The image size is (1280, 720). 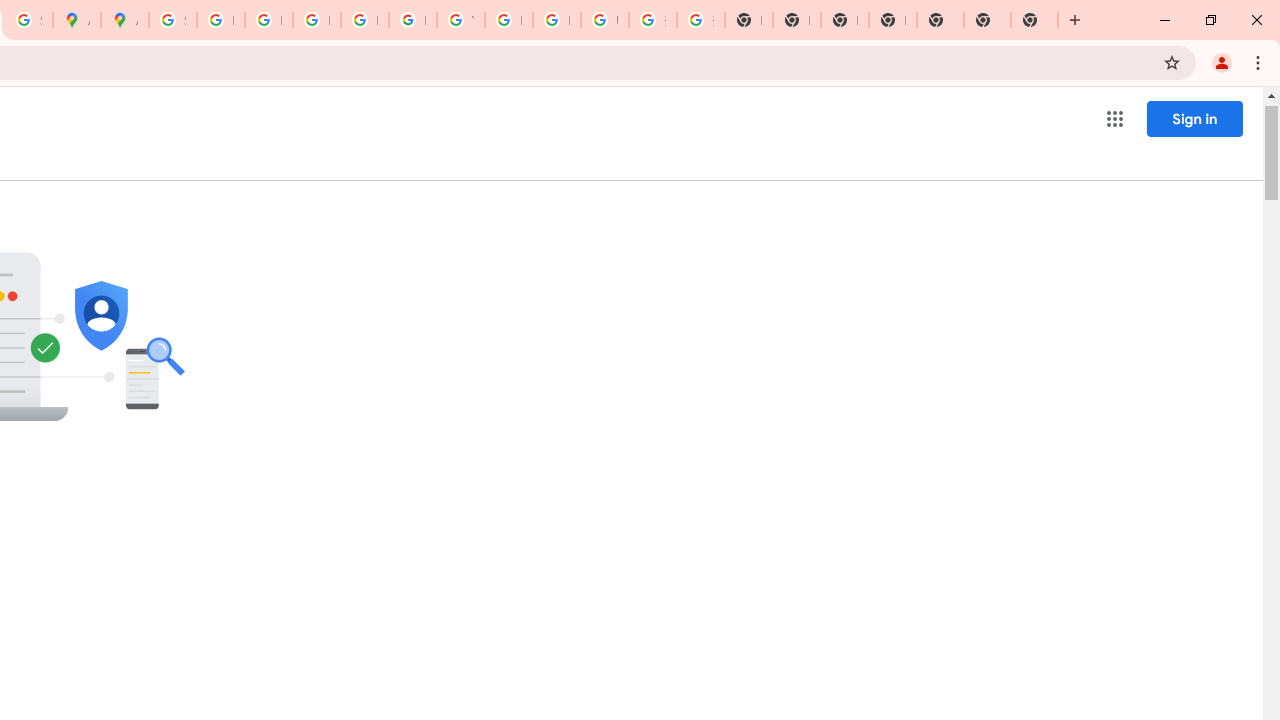 What do you see at coordinates (987, 20) in the screenshot?
I see `'New Tab'` at bounding box center [987, 20].